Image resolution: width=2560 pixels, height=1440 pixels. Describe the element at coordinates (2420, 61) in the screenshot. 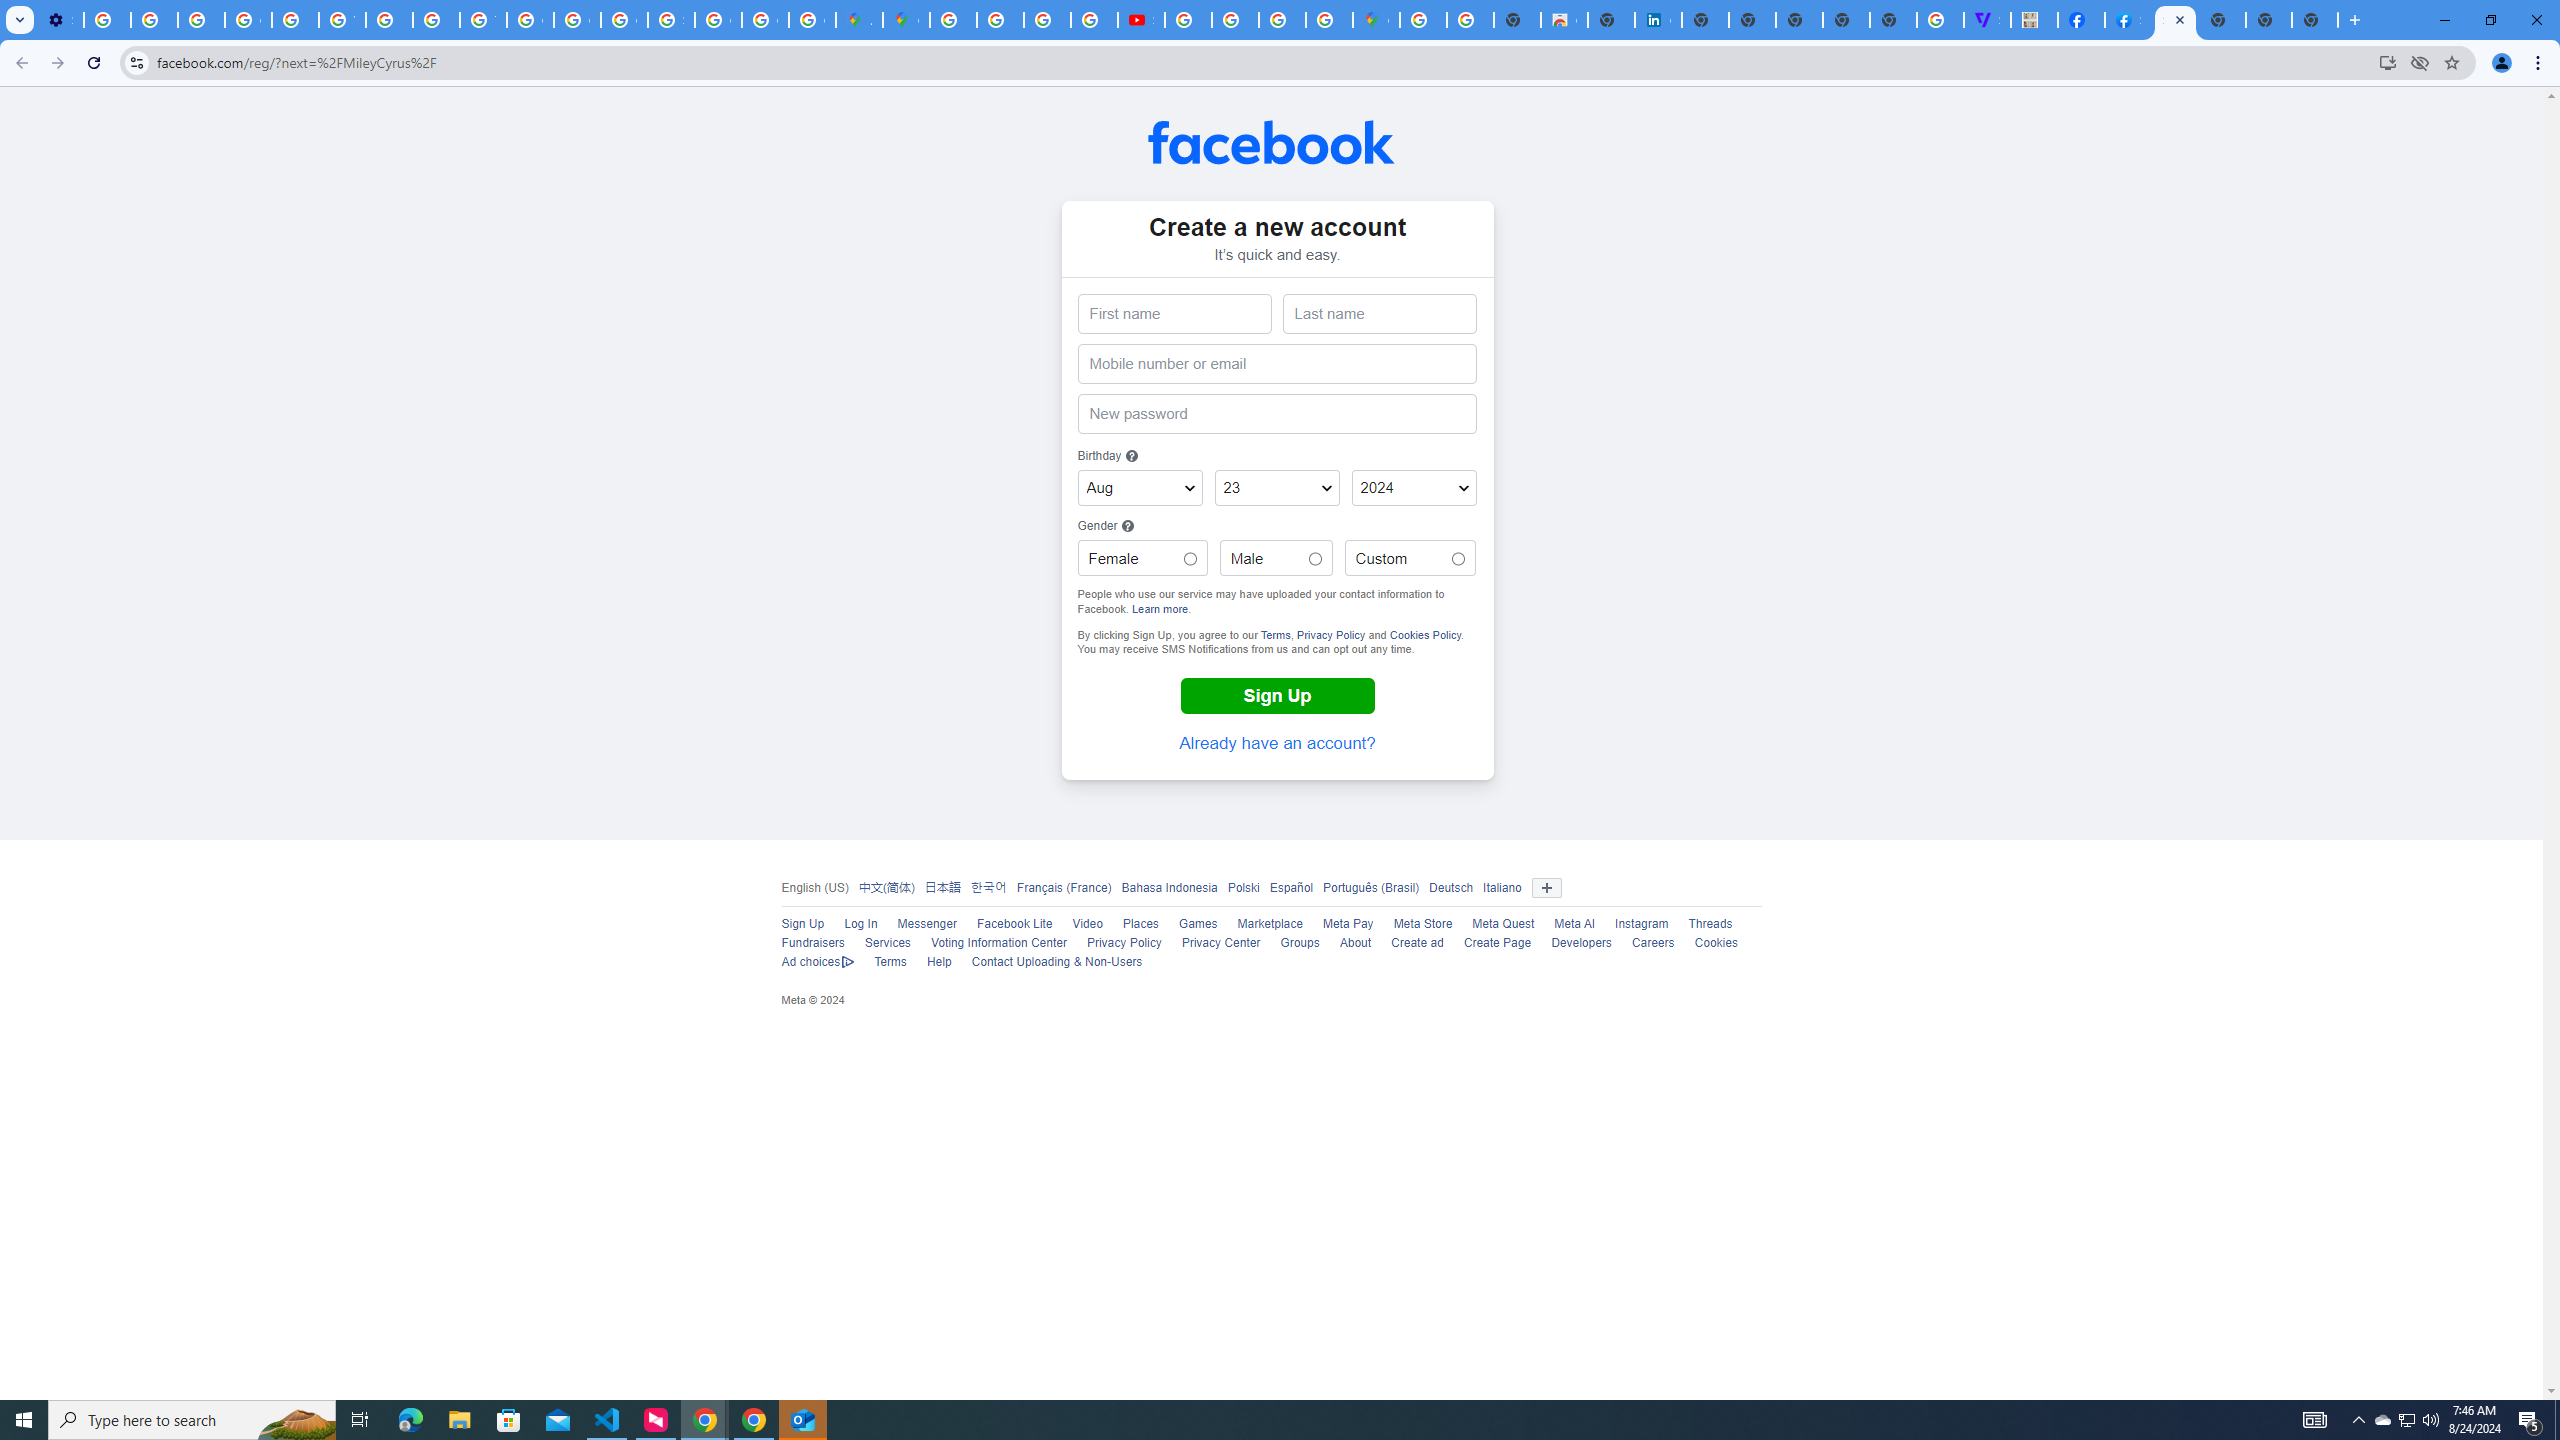

I see `'Third-party cookies blocked'` at that location.